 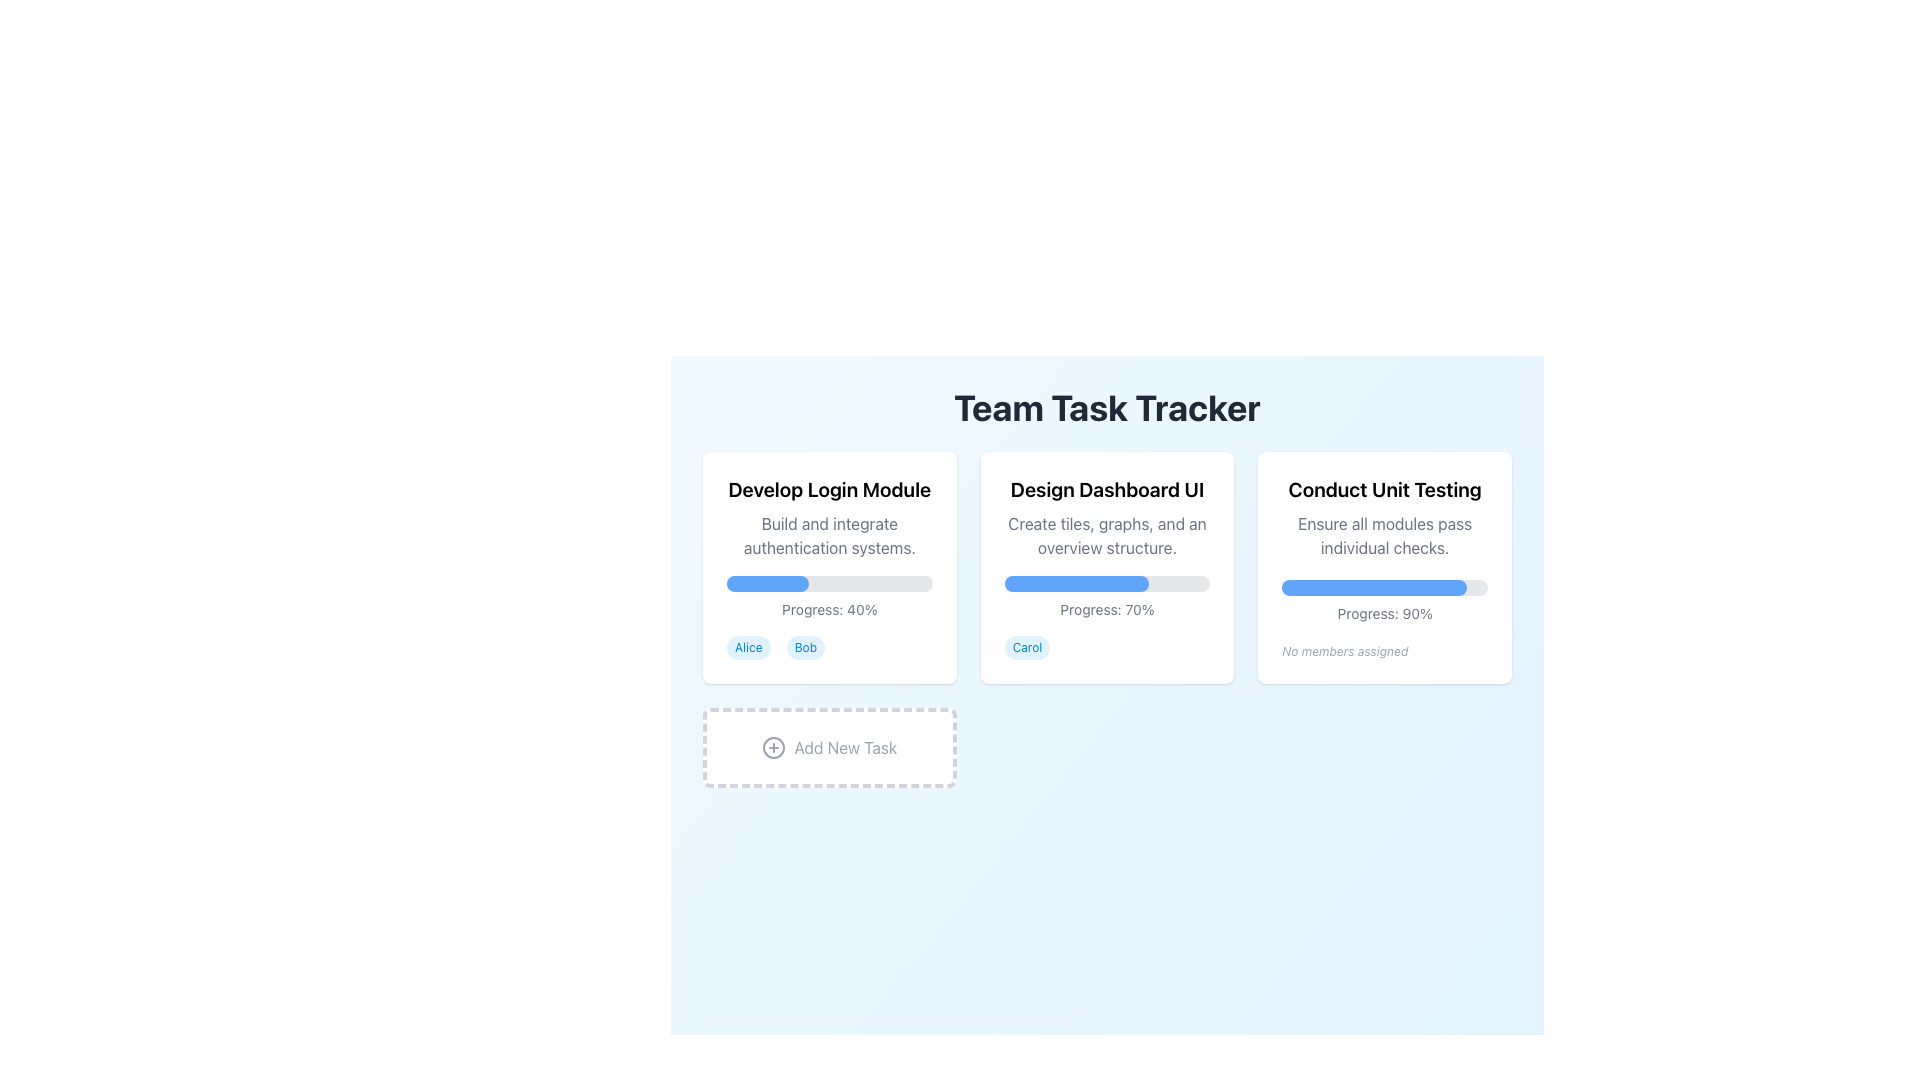 What do you see at coordinates (829, 604) in the screenshot?
I see `the progress level text label located below the description text and progress bar for the 'Develop Login Module' task in the leftmost panel` at bounding box center [829, 604].